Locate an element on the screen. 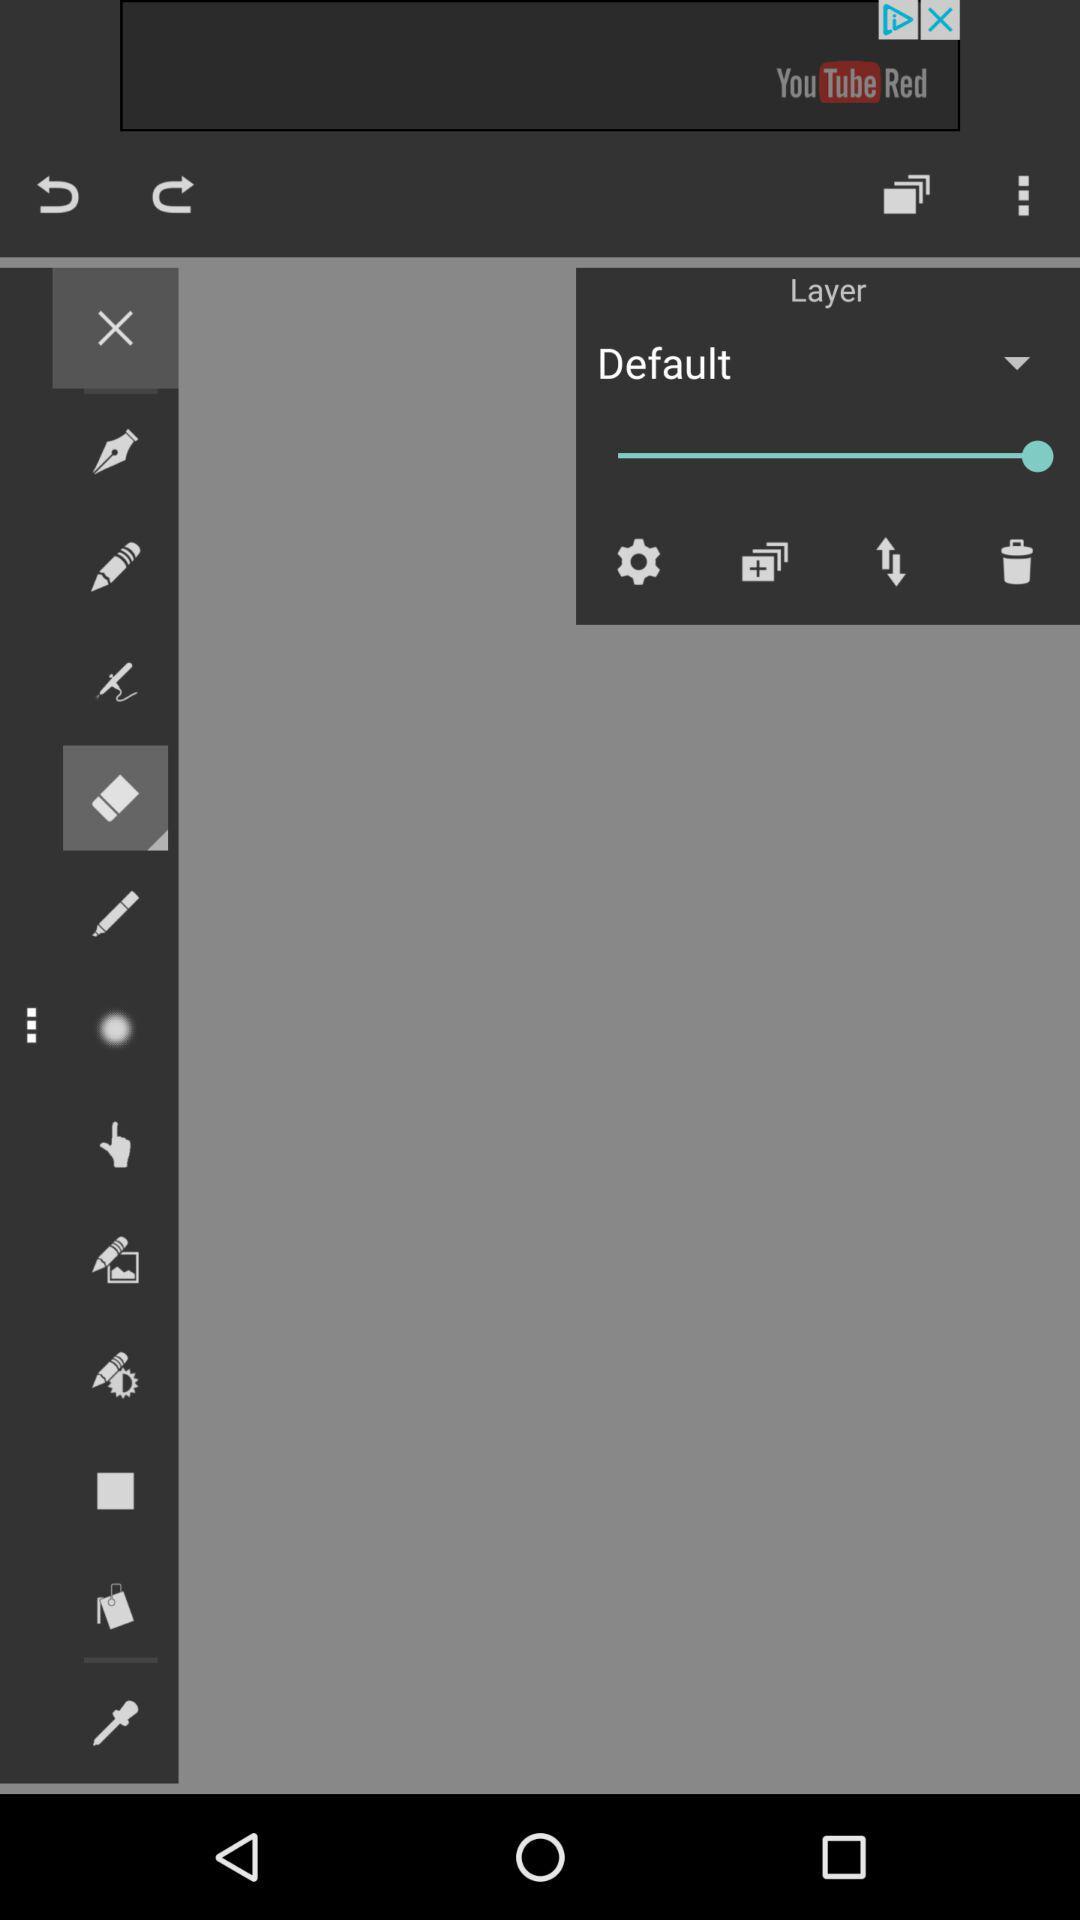 The height and width of the screenshot is (1920, 1080). the redo icon is located at coordinates (172, 194).